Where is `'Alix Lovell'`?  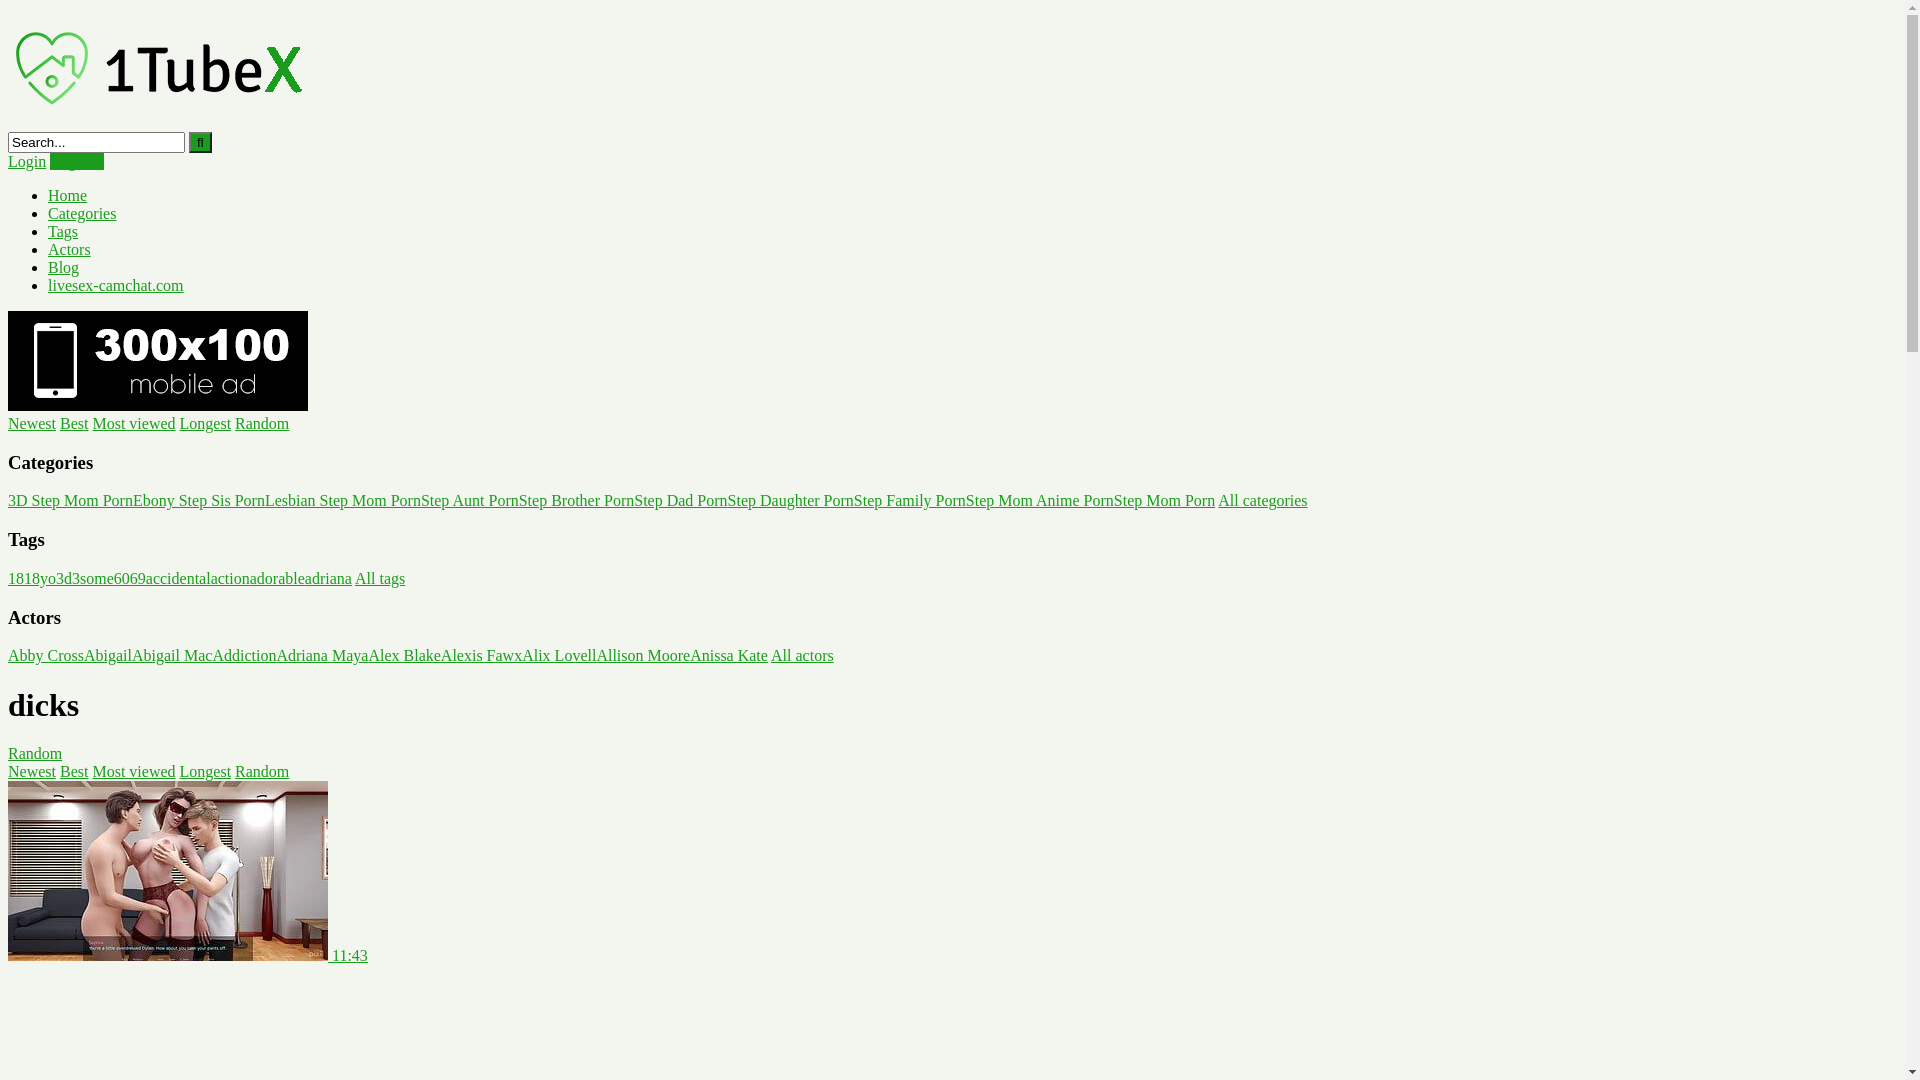
'Alix Lovell' is located at coordinates (558, 655).